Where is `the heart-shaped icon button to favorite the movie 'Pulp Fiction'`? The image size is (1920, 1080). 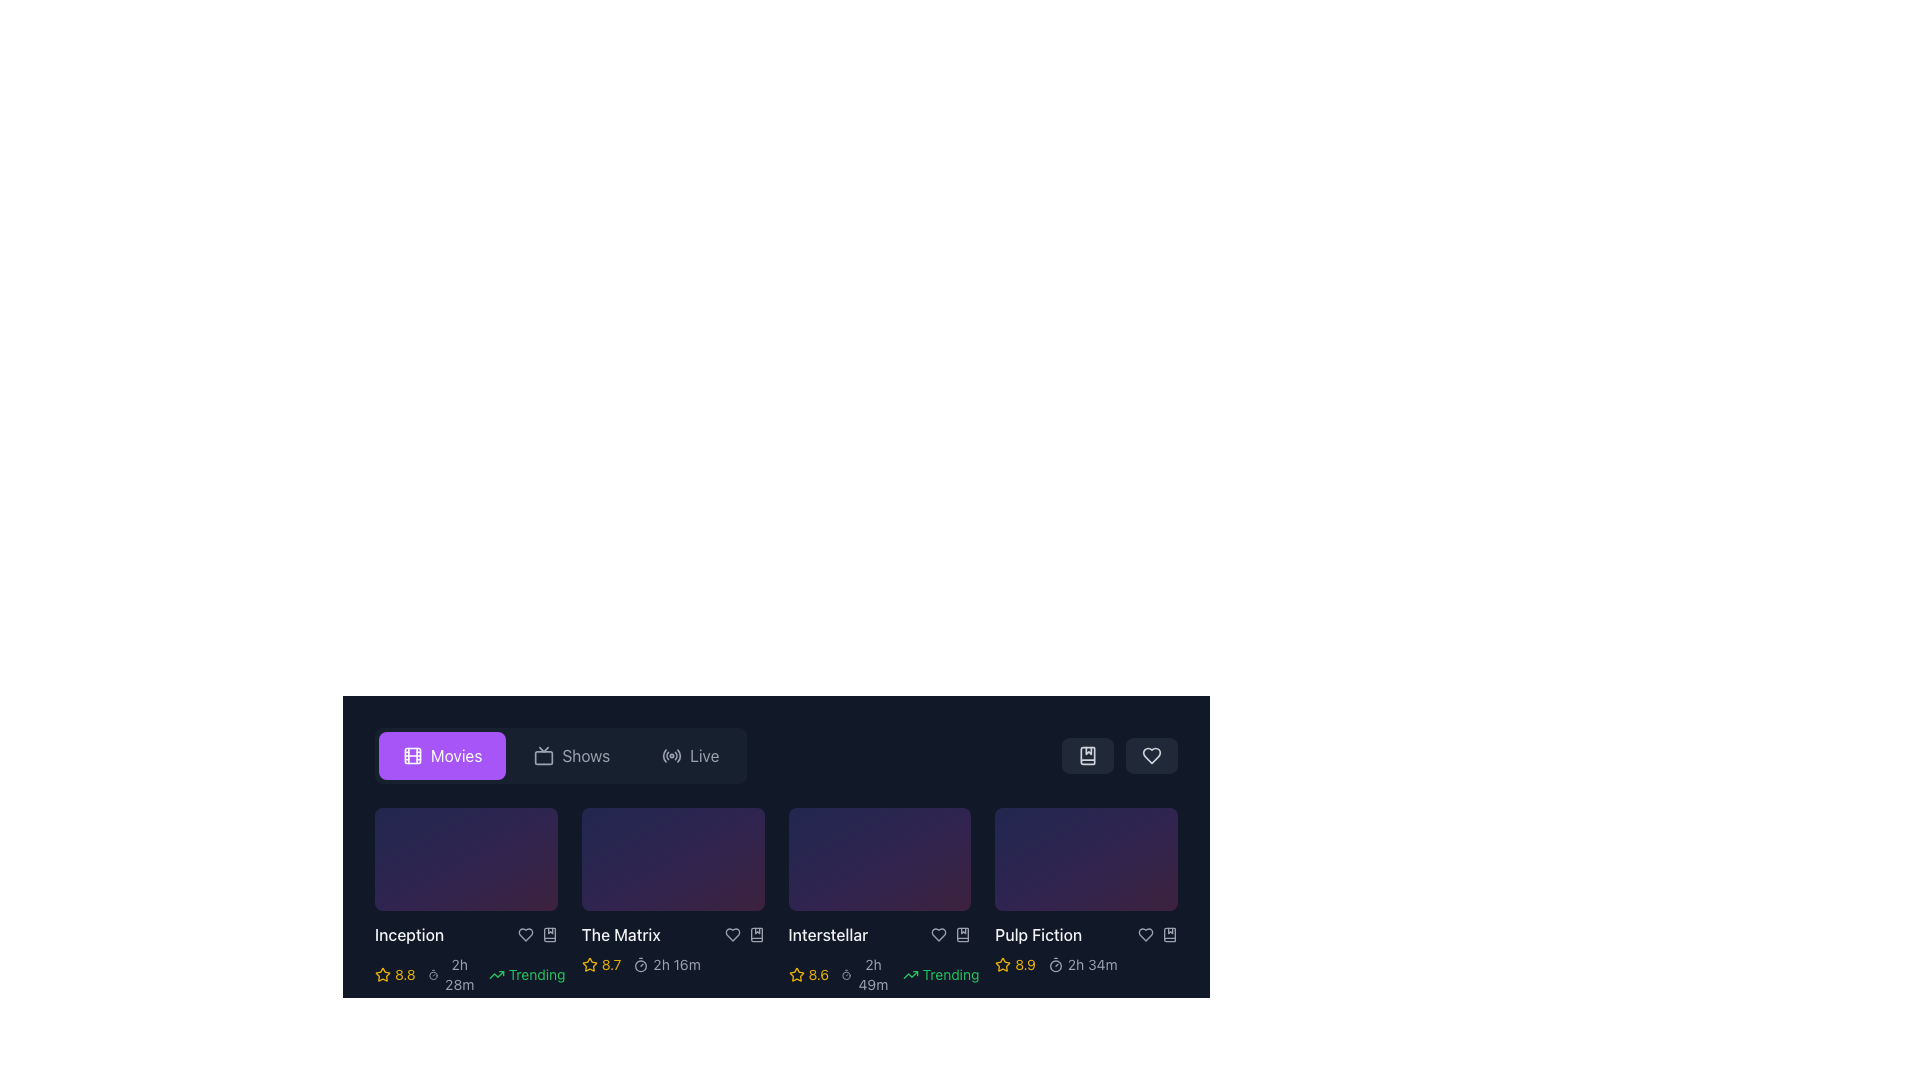 the heart-shaped icon button to favorite the movie 'Pulp Fiction' is located at coordinates (1146, 933).